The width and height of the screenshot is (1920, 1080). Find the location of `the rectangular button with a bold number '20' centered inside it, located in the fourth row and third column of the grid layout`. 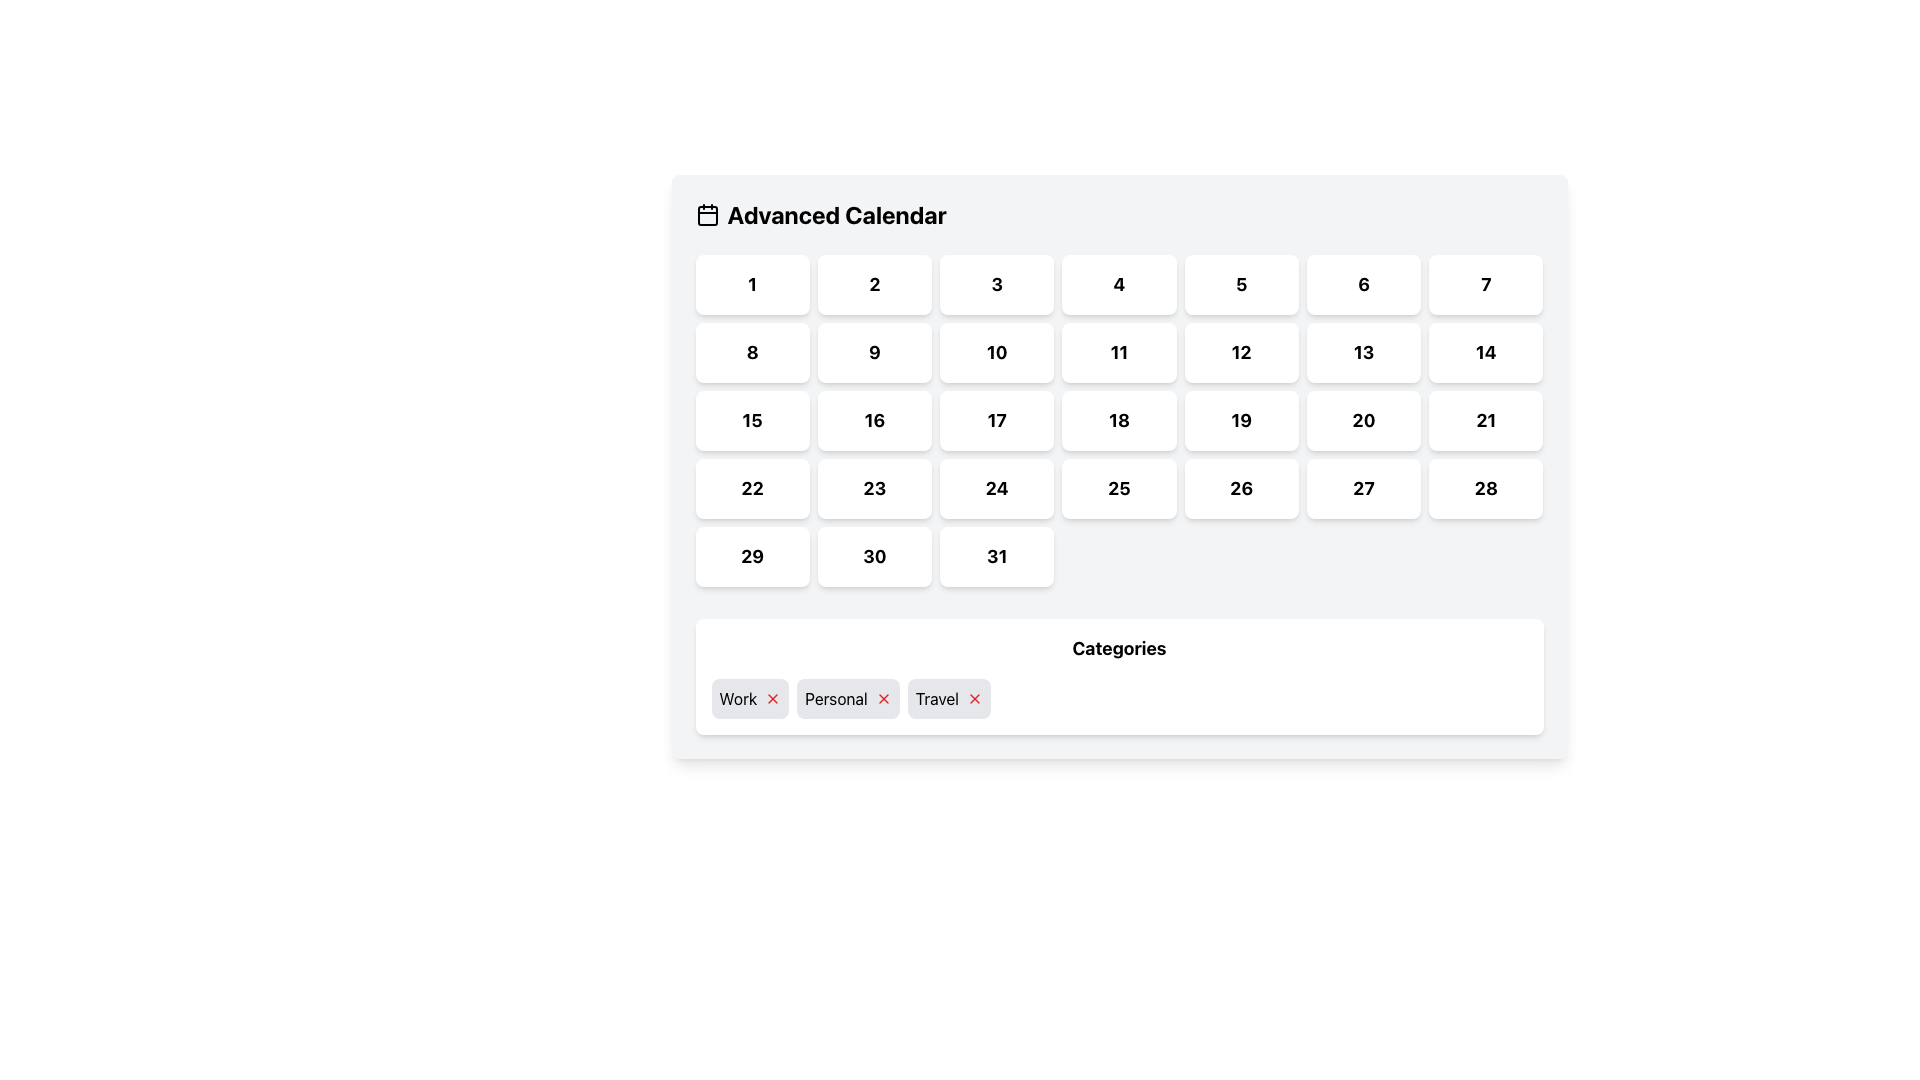

the rectangular button with a bold number '20' centered inside it, located in the fourth row and third column of the grid layout is located at coordinates (1362, 419).